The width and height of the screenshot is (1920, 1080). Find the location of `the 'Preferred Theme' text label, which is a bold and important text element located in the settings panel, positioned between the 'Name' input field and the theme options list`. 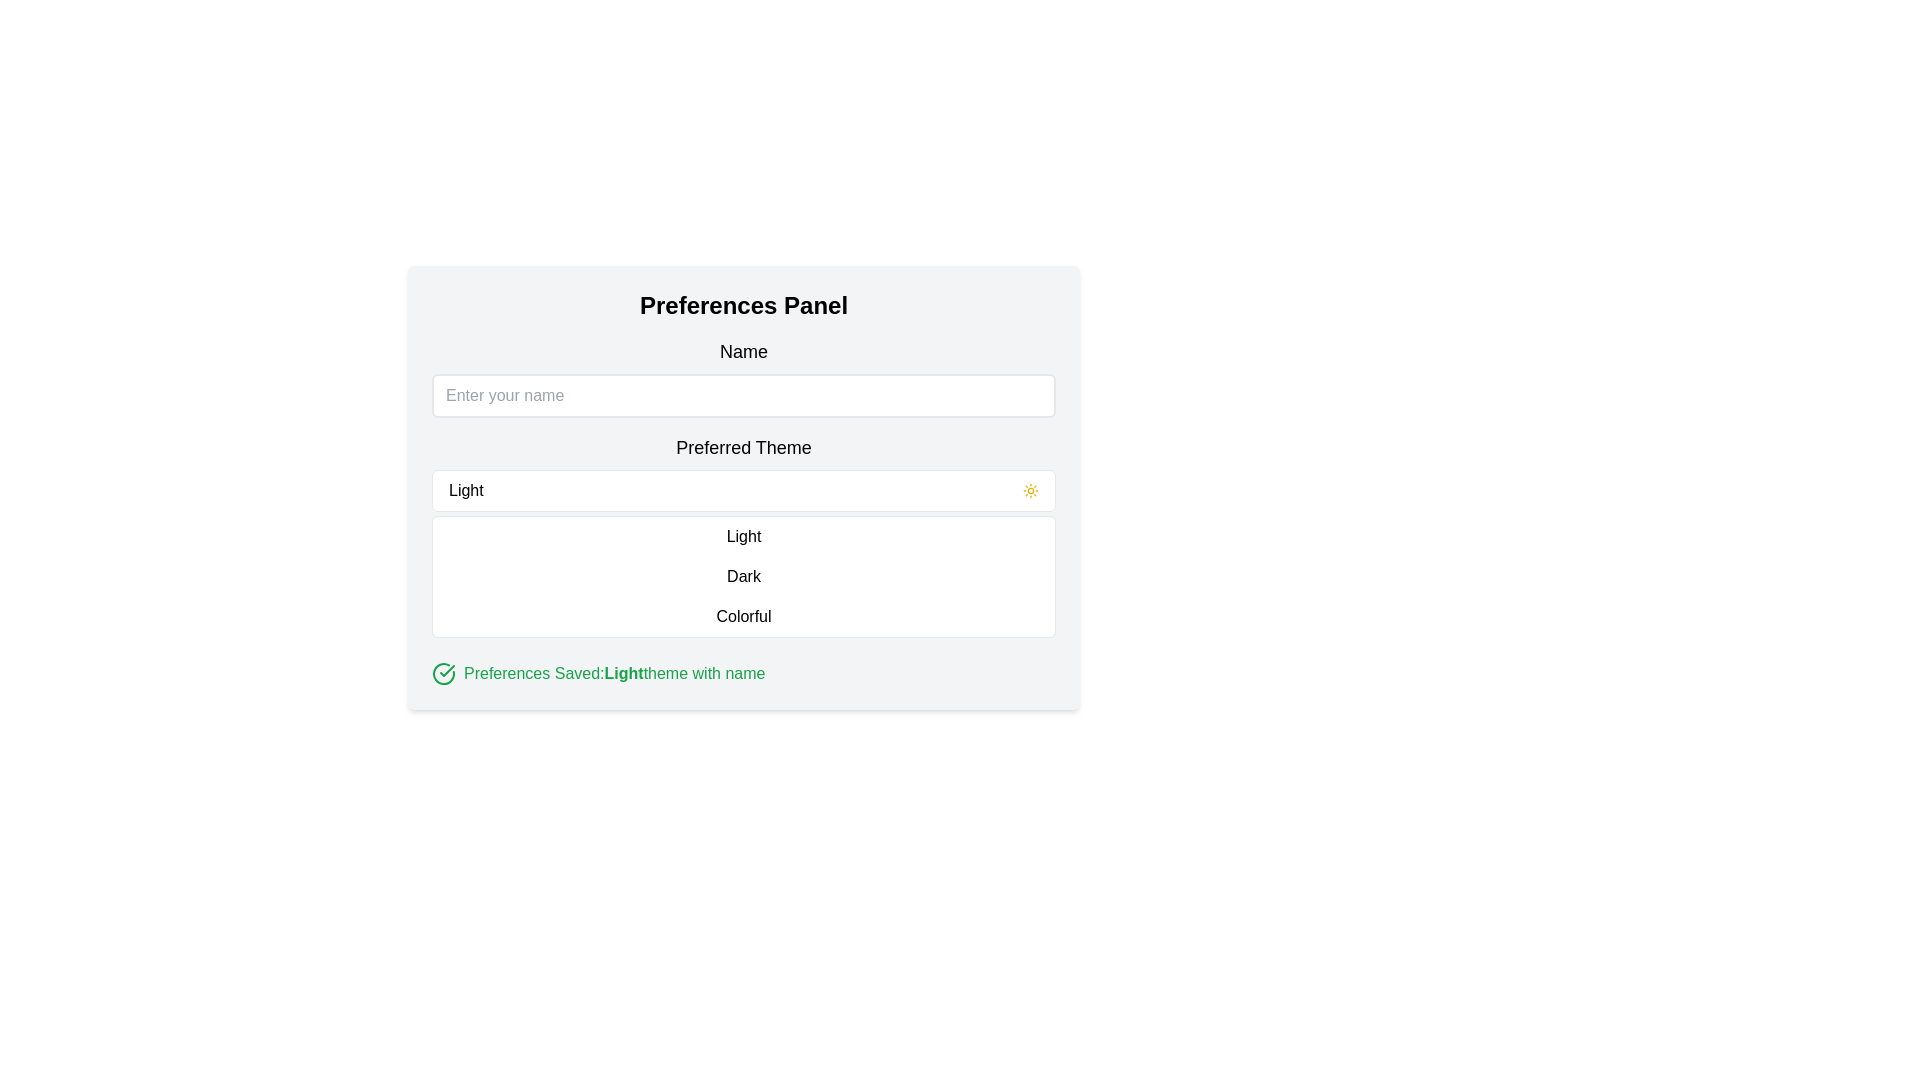

the 'Preferred Theme' text label, which is a bold and important text element located in the settings panel, positioned between the 'Name' input field and the theme options list is located at coordinates (743, 446).